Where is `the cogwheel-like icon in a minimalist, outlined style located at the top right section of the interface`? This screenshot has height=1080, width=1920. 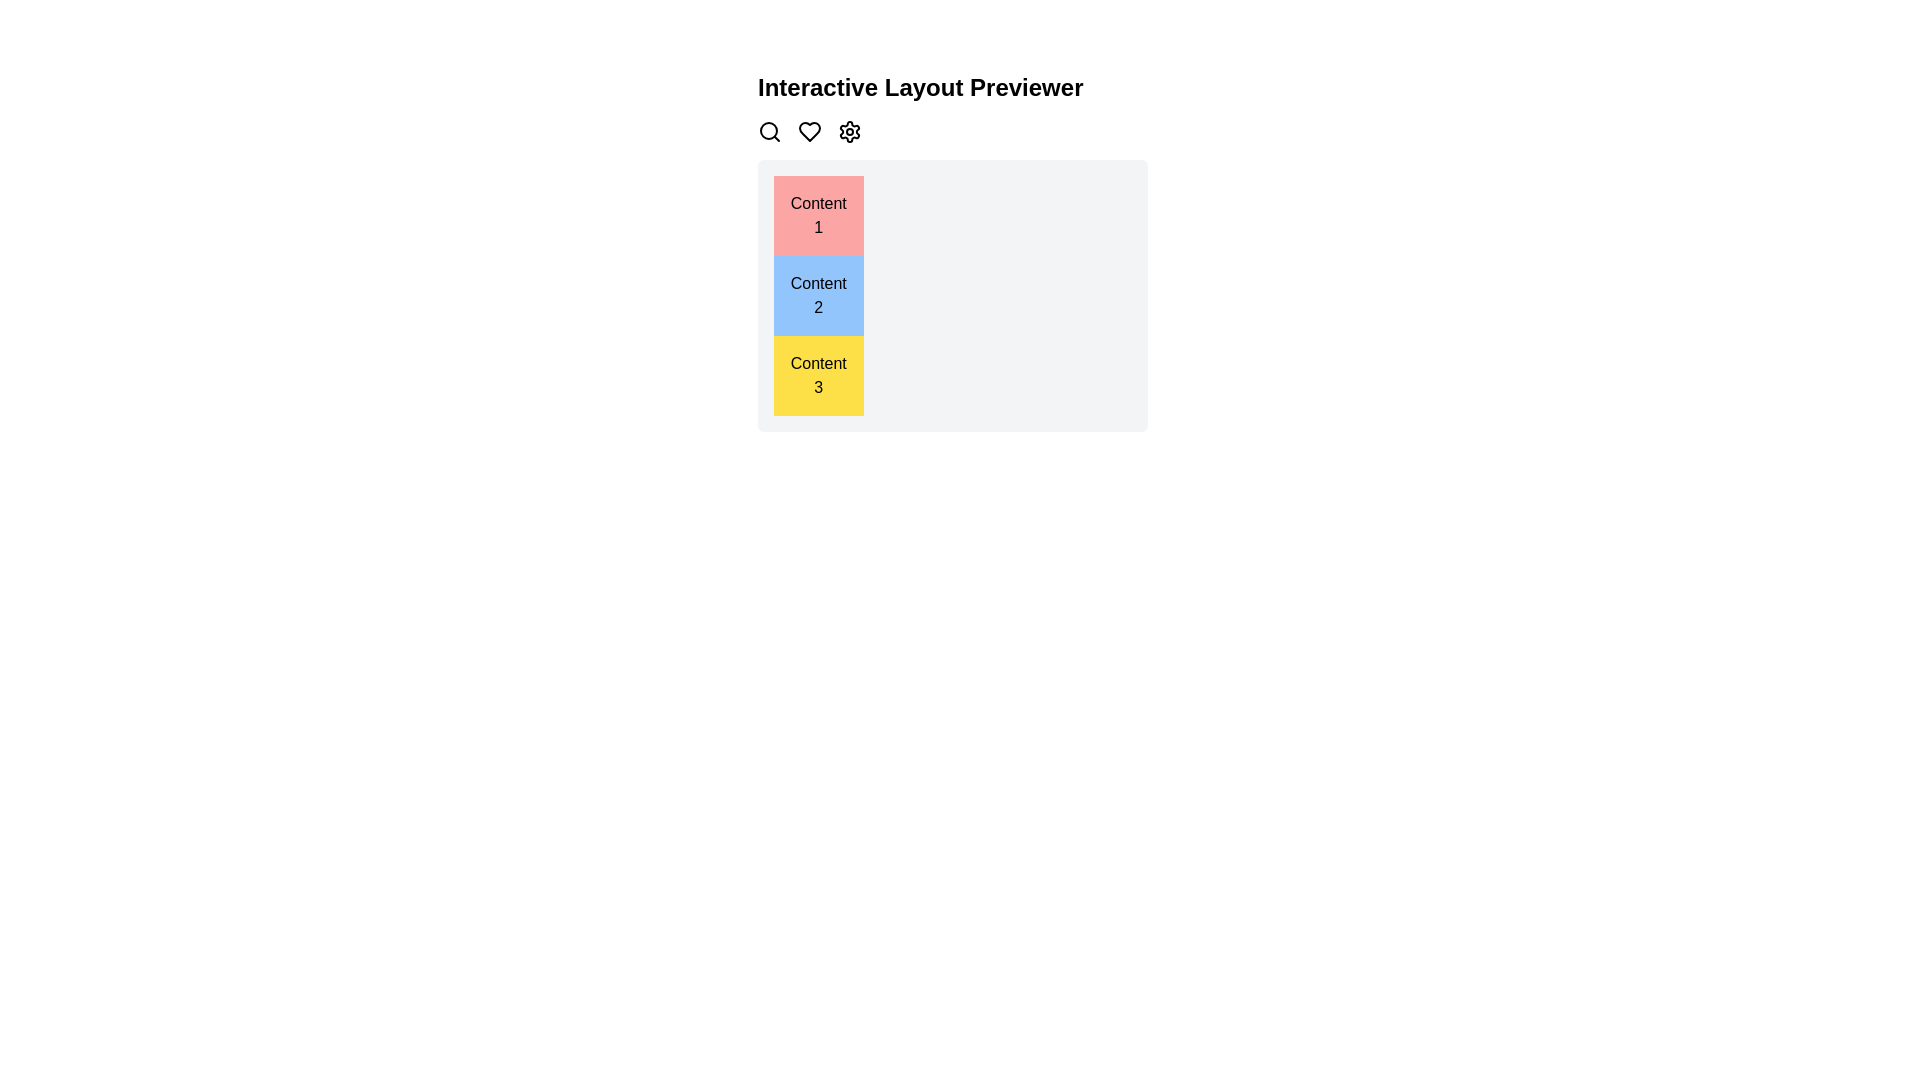
the cogwheel-like icon in a minimalist, outlined style located at the top right section of the interface is located at coordinates (849, 131).